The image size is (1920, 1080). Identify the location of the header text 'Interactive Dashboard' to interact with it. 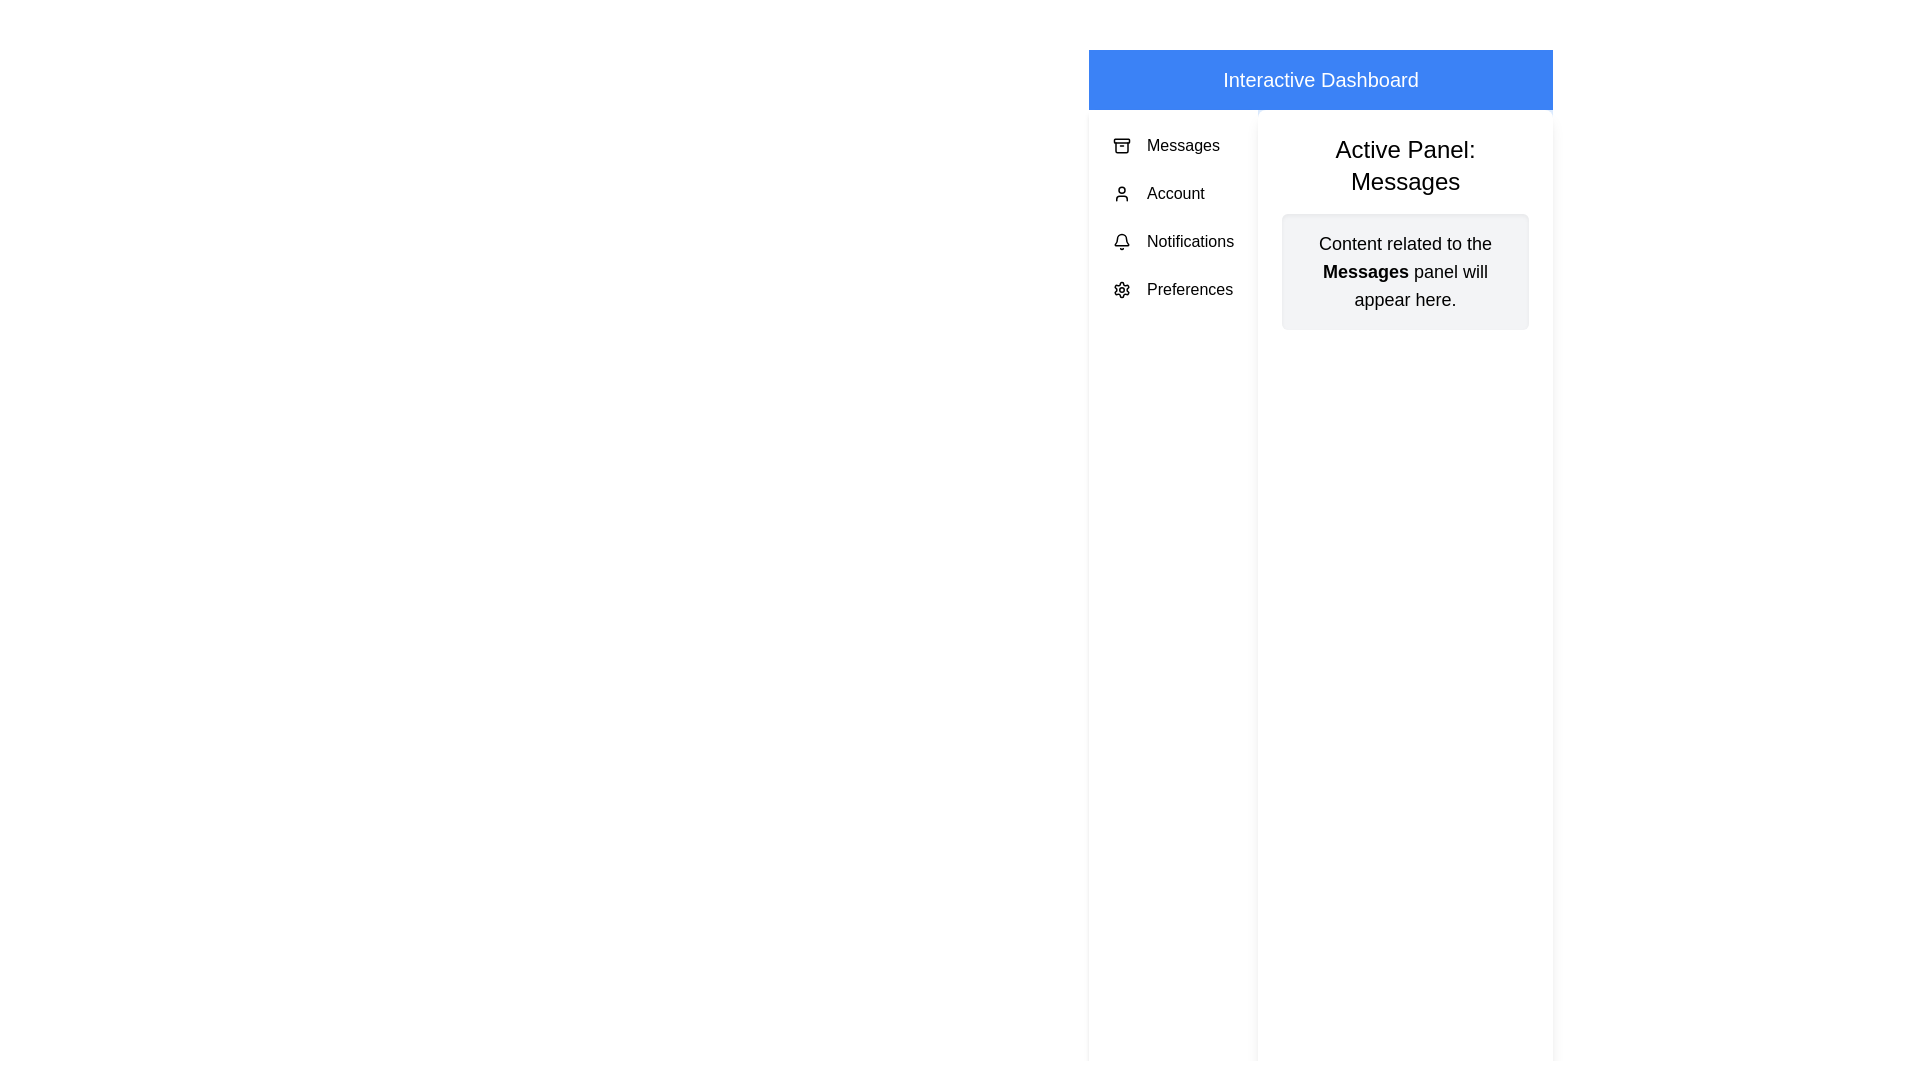
(1320, 79).